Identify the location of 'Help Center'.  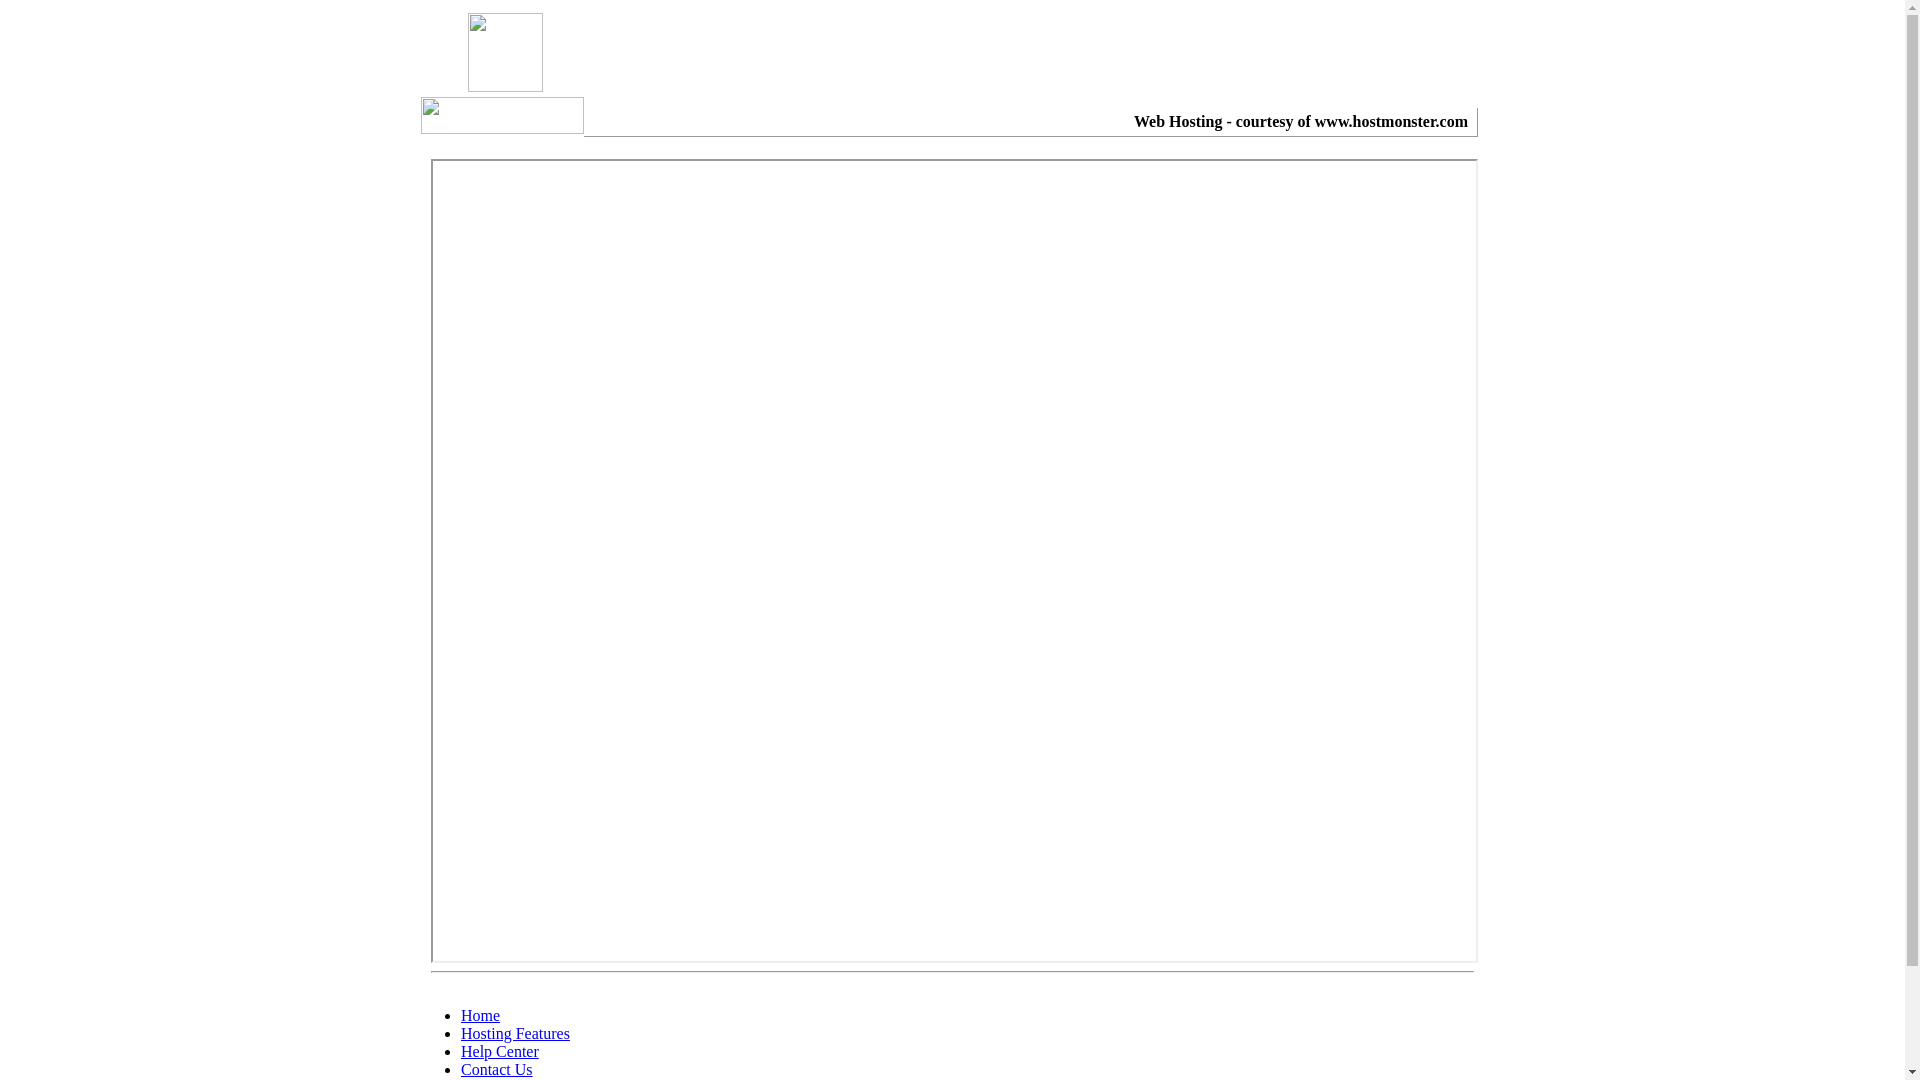
(459, 1050).